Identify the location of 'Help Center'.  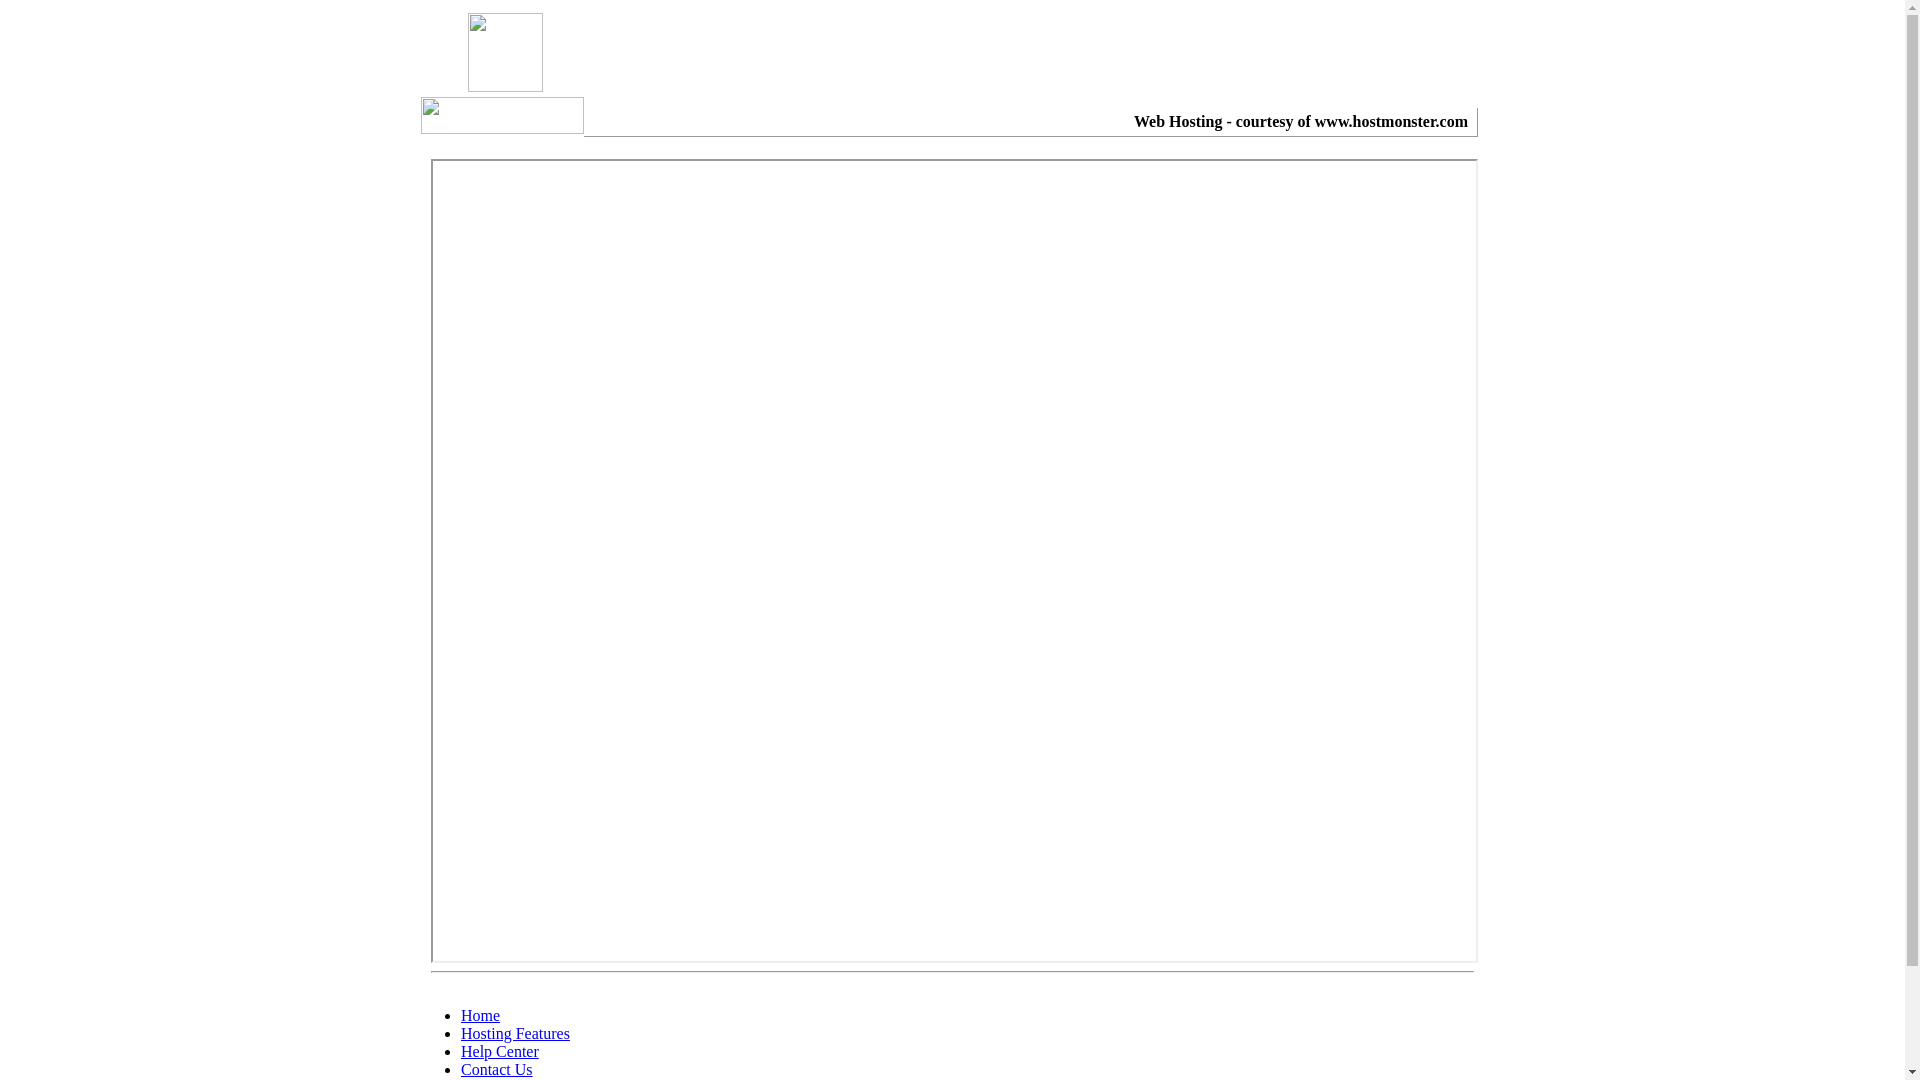
(459, 1050).